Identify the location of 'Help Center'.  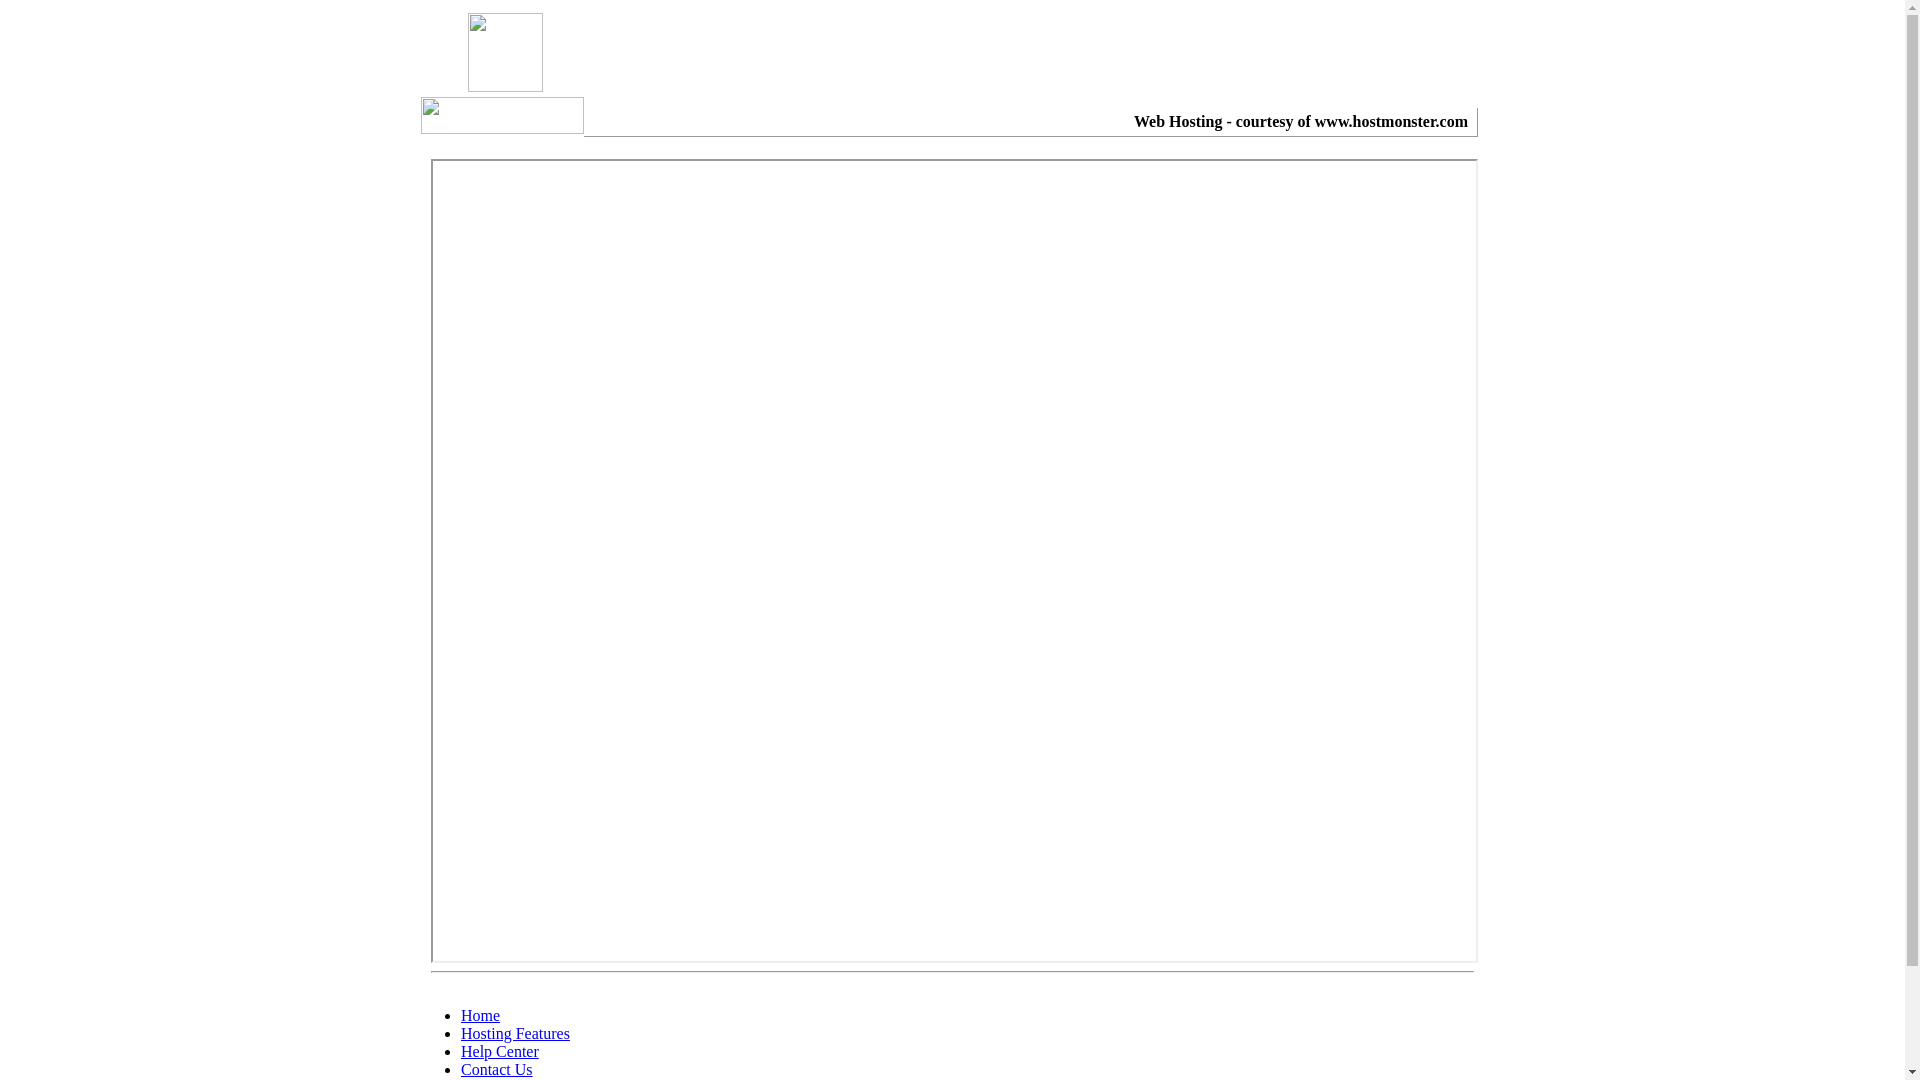
(459, 1050).